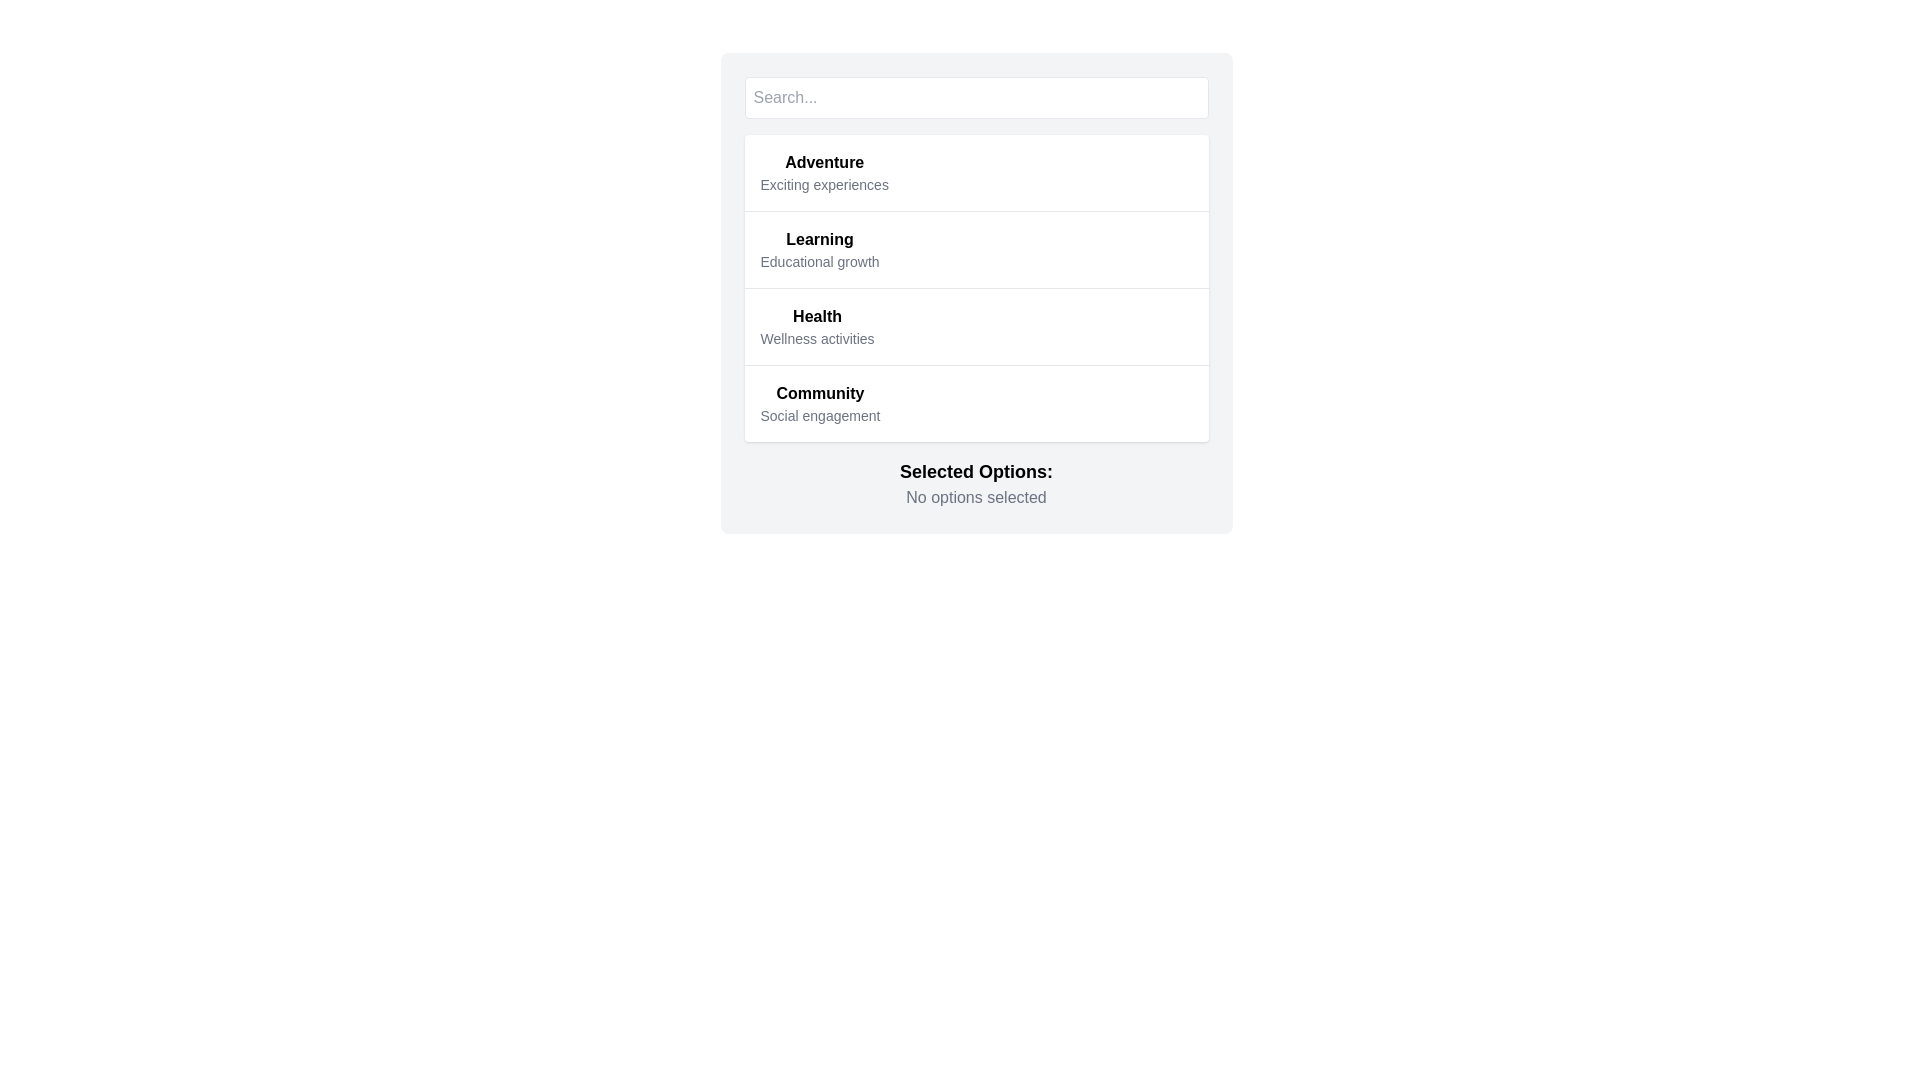 The height and width of the screenshot is (1080, 1920). What do you see at coordinates (824, 185) in the screenshot?
I see `text content of the descriptive Text element located directly beneath the 'Adventure' title in the first option of a vertically stacked list of categories` at bounding box center [824, 185].